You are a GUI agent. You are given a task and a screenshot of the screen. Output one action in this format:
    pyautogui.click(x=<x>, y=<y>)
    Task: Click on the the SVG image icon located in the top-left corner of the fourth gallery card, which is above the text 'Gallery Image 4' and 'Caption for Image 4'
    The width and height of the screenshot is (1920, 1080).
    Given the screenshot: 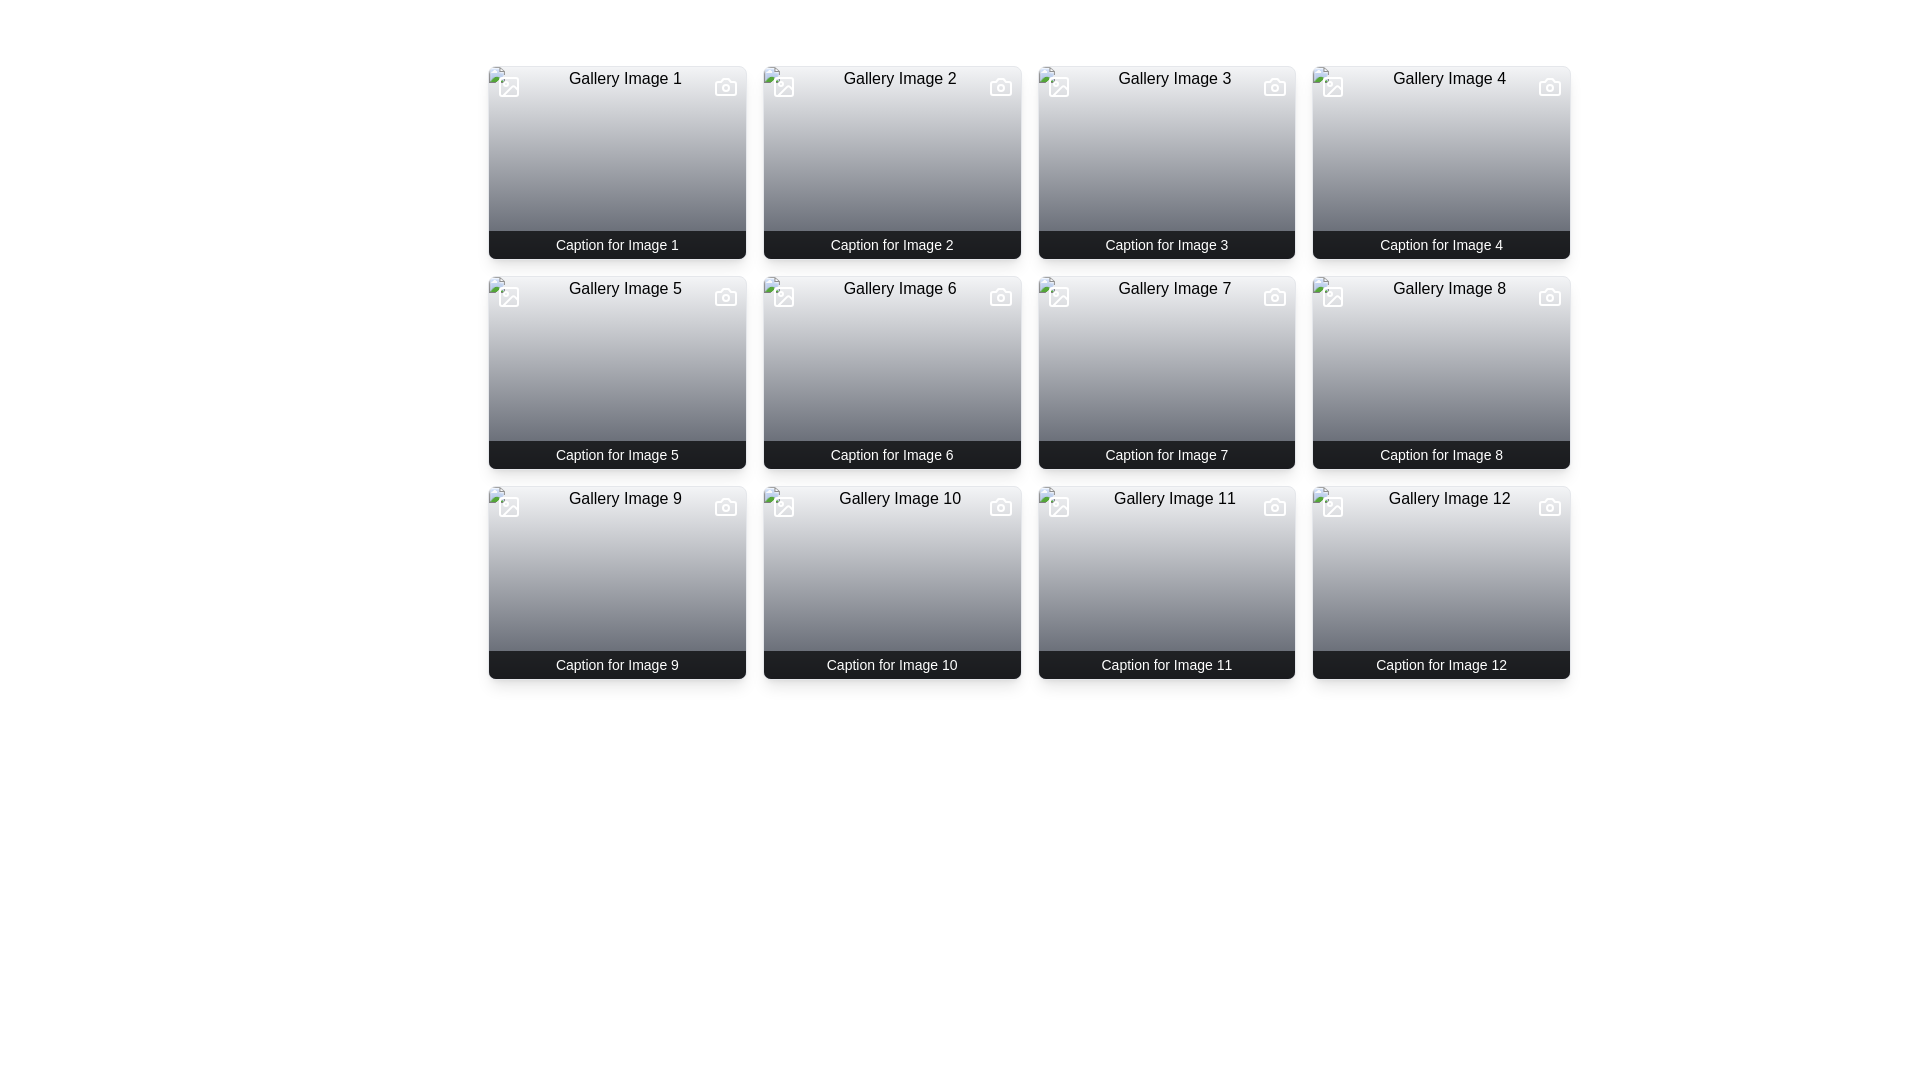 What is the action you would take?
    pyautogui.click(x=1333, y=86)
    